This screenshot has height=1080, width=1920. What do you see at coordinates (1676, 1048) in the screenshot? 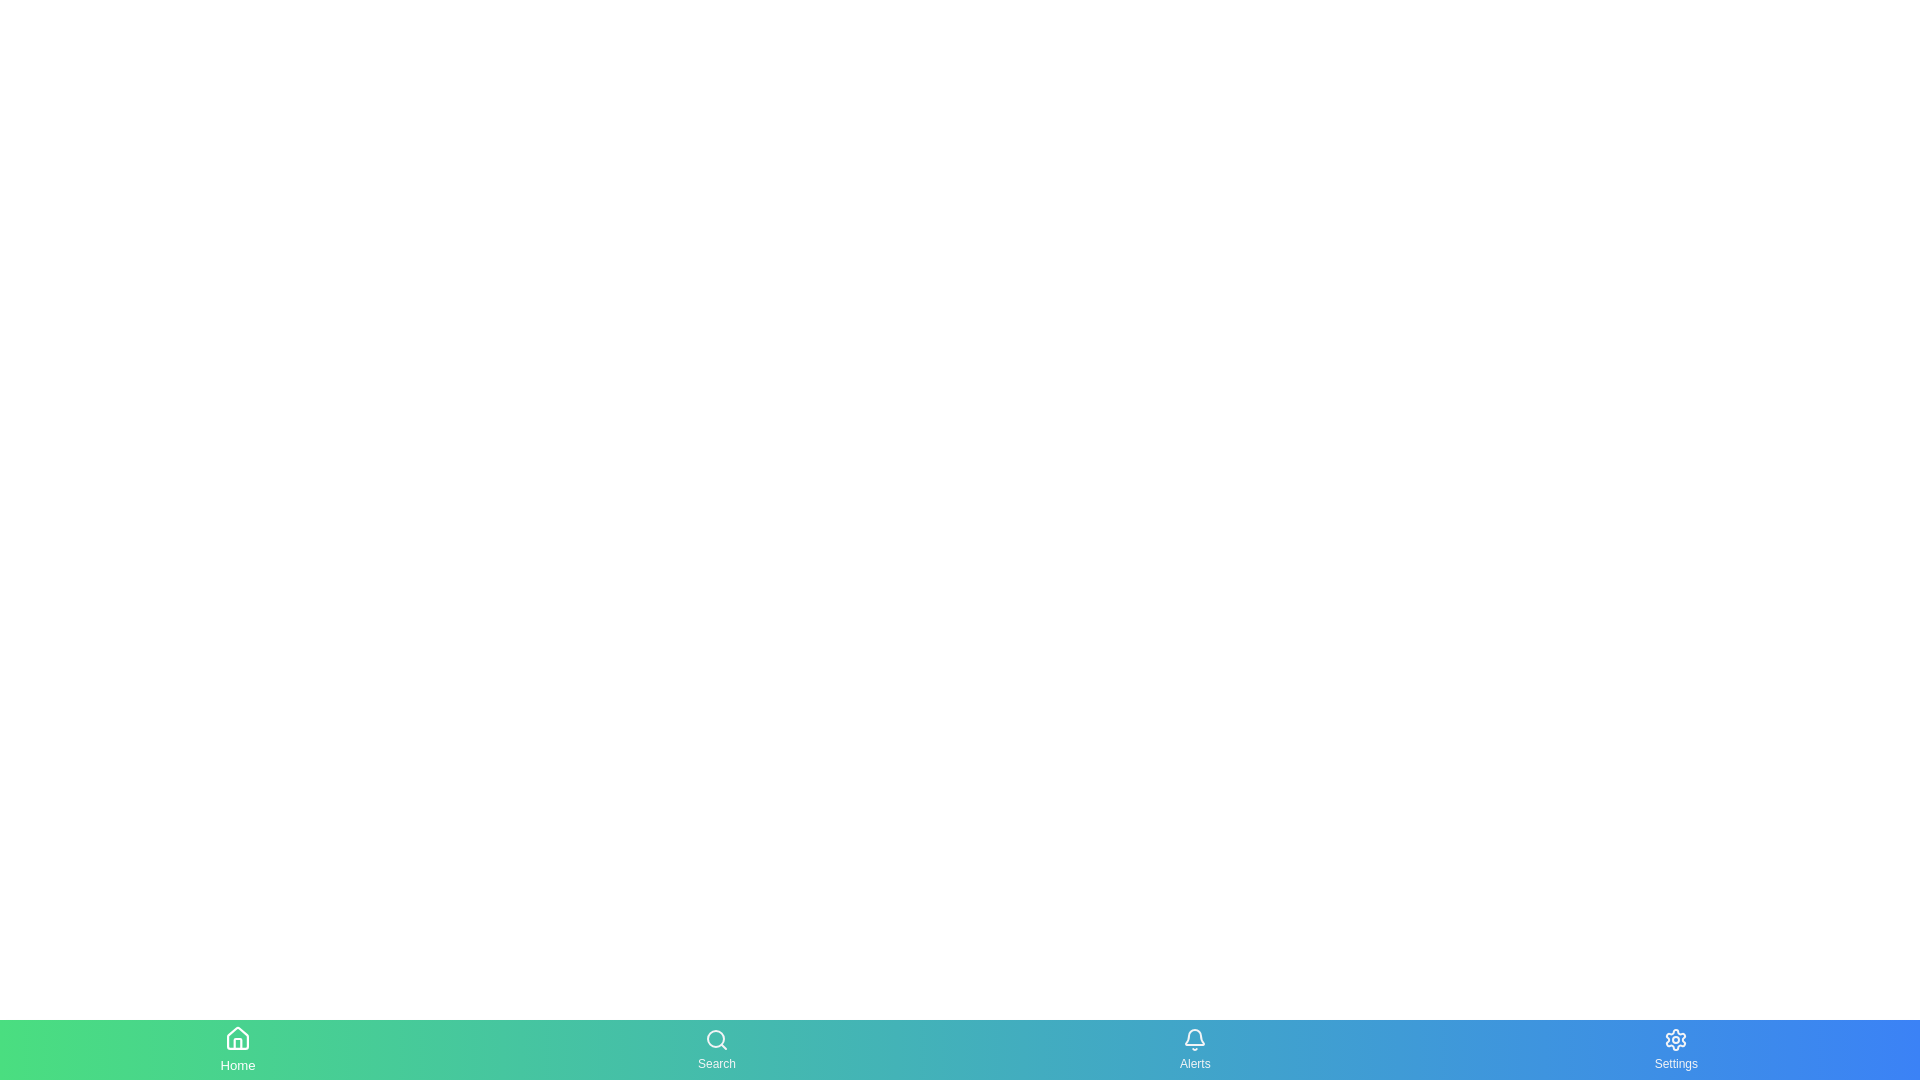
I see `the navigation tab labeled Settings` at bounding box center [1676, 1048].